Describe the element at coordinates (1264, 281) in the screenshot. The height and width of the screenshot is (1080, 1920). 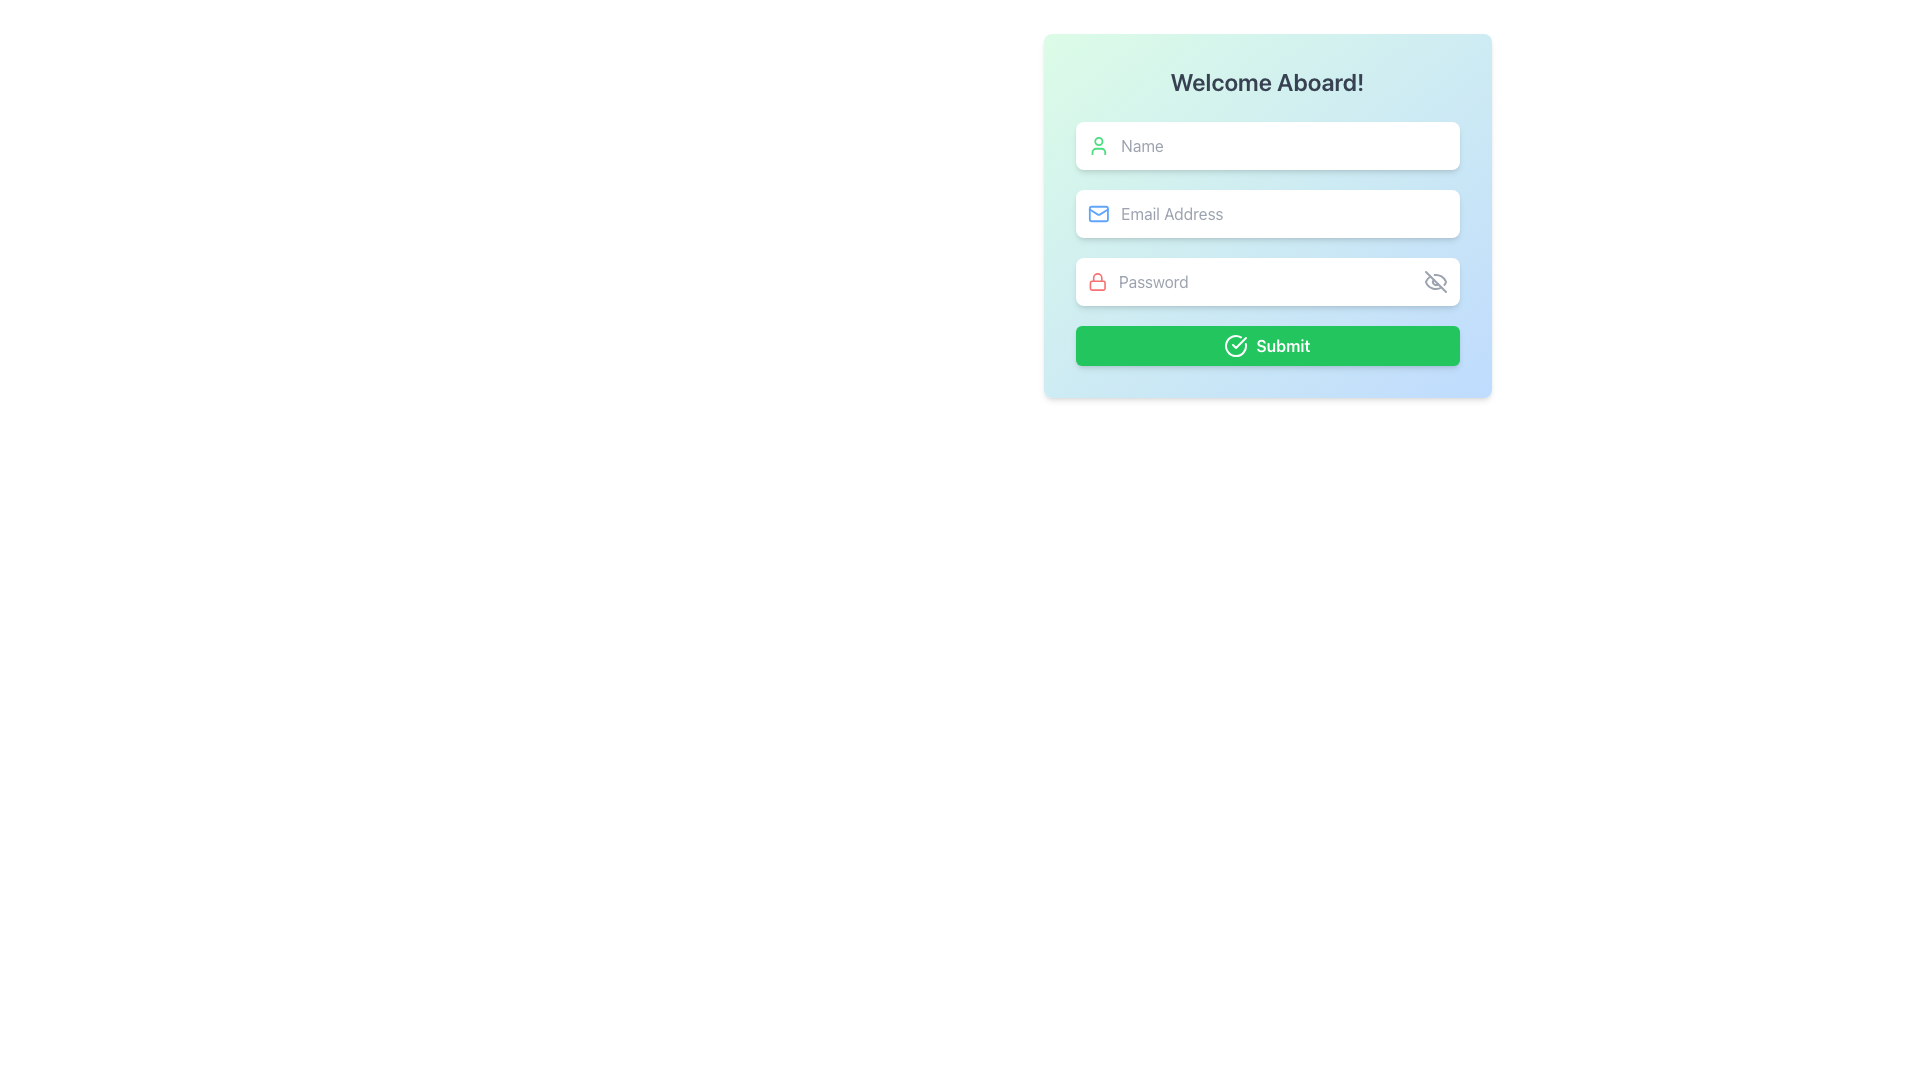
I see `the 'Password' input field` at that location.